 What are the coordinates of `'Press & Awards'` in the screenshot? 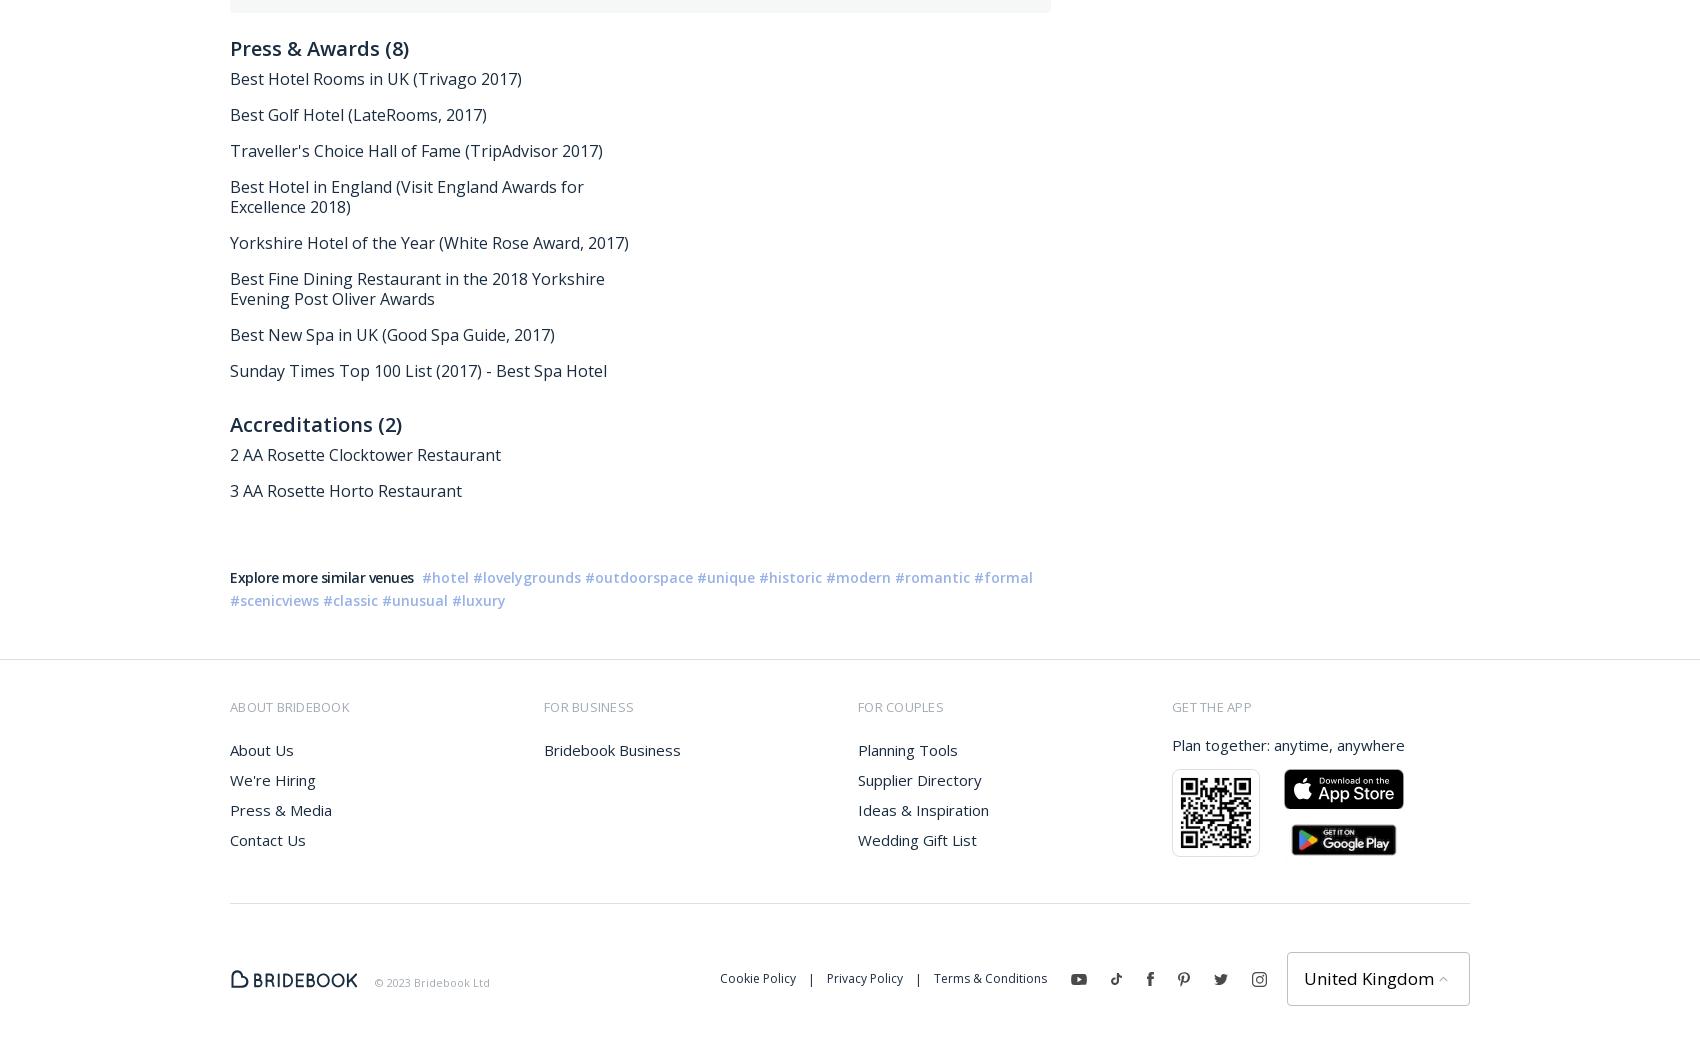 It's located at (230, 47).